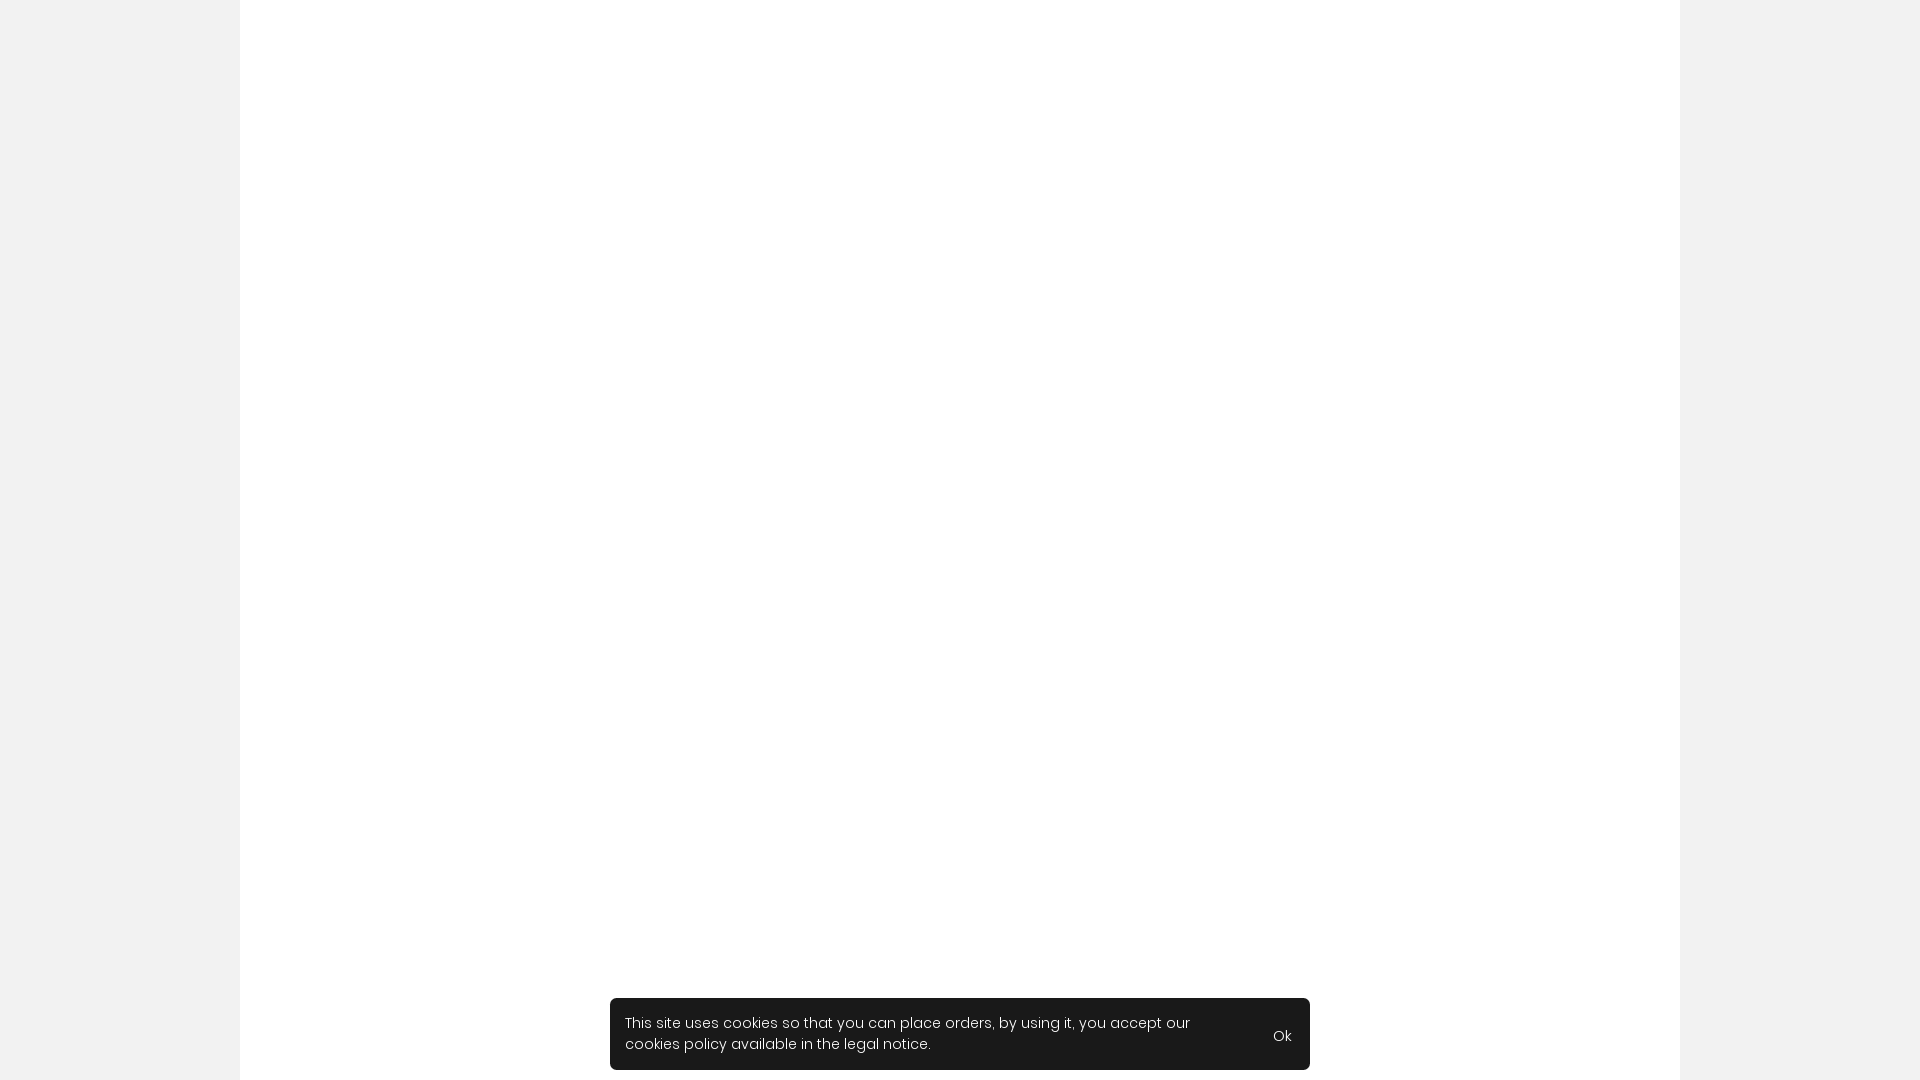  Describe the element at coordinates (1256, 1033) in the screenshot. I see `'Ok'` at that location.